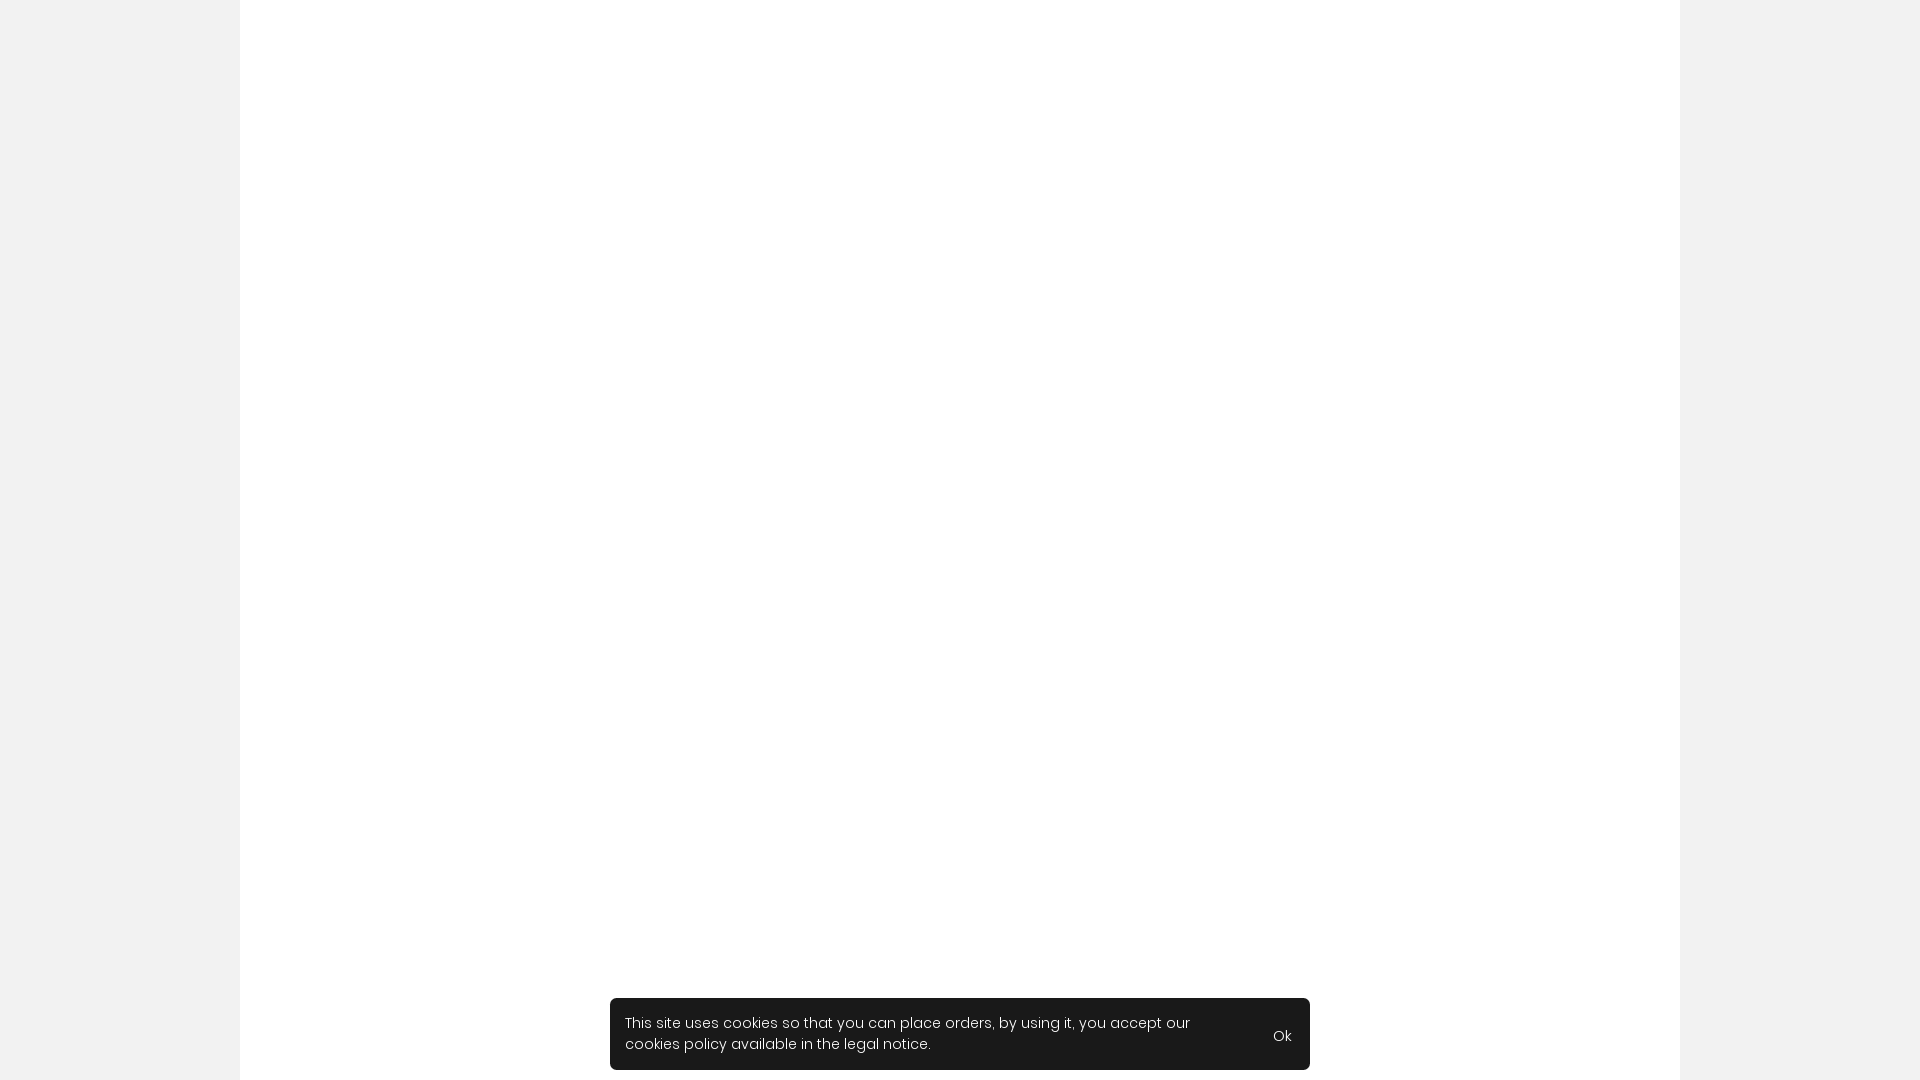  Describe the element at coordinates (1256, 1033) in the screenshot. I see `'Ok'` at that location.